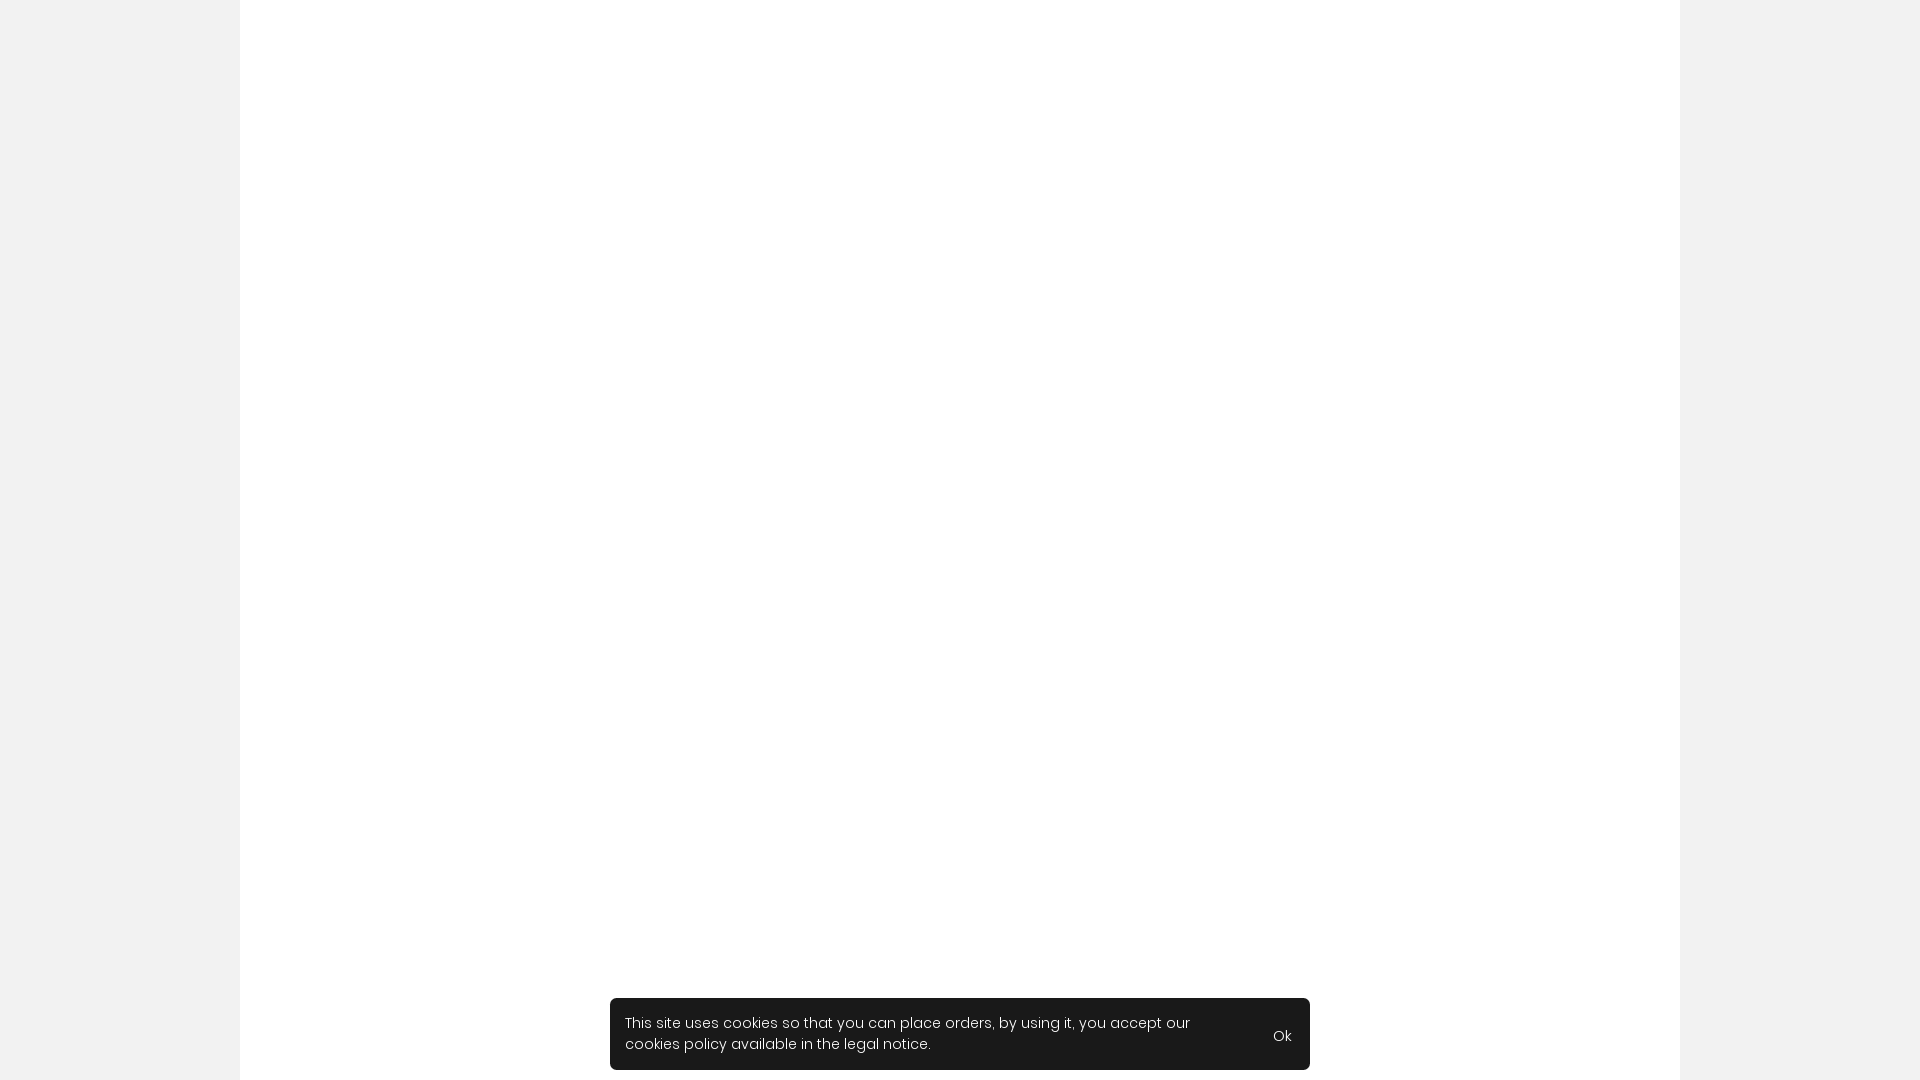  Describe the element at coordinates (1256, 1033) in the screenshot. I see `'Ok'` at that location.